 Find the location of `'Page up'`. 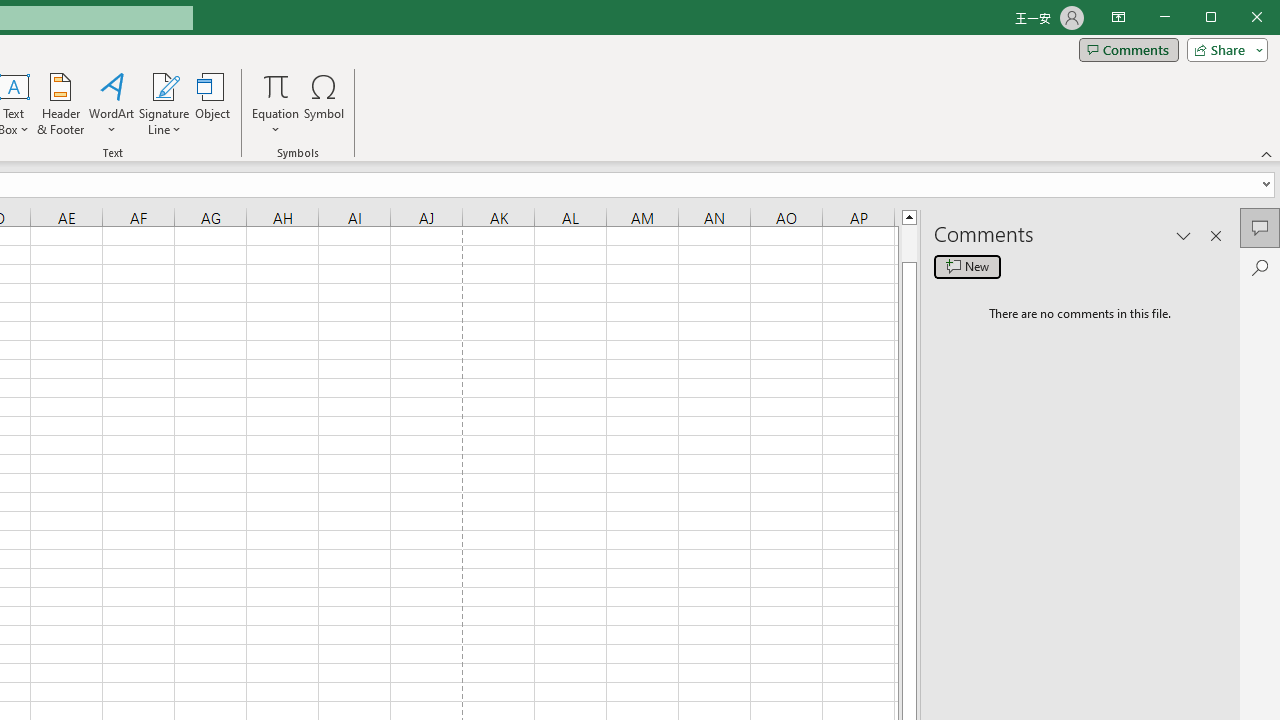

'Page up' is located at coordinates (908, 242).